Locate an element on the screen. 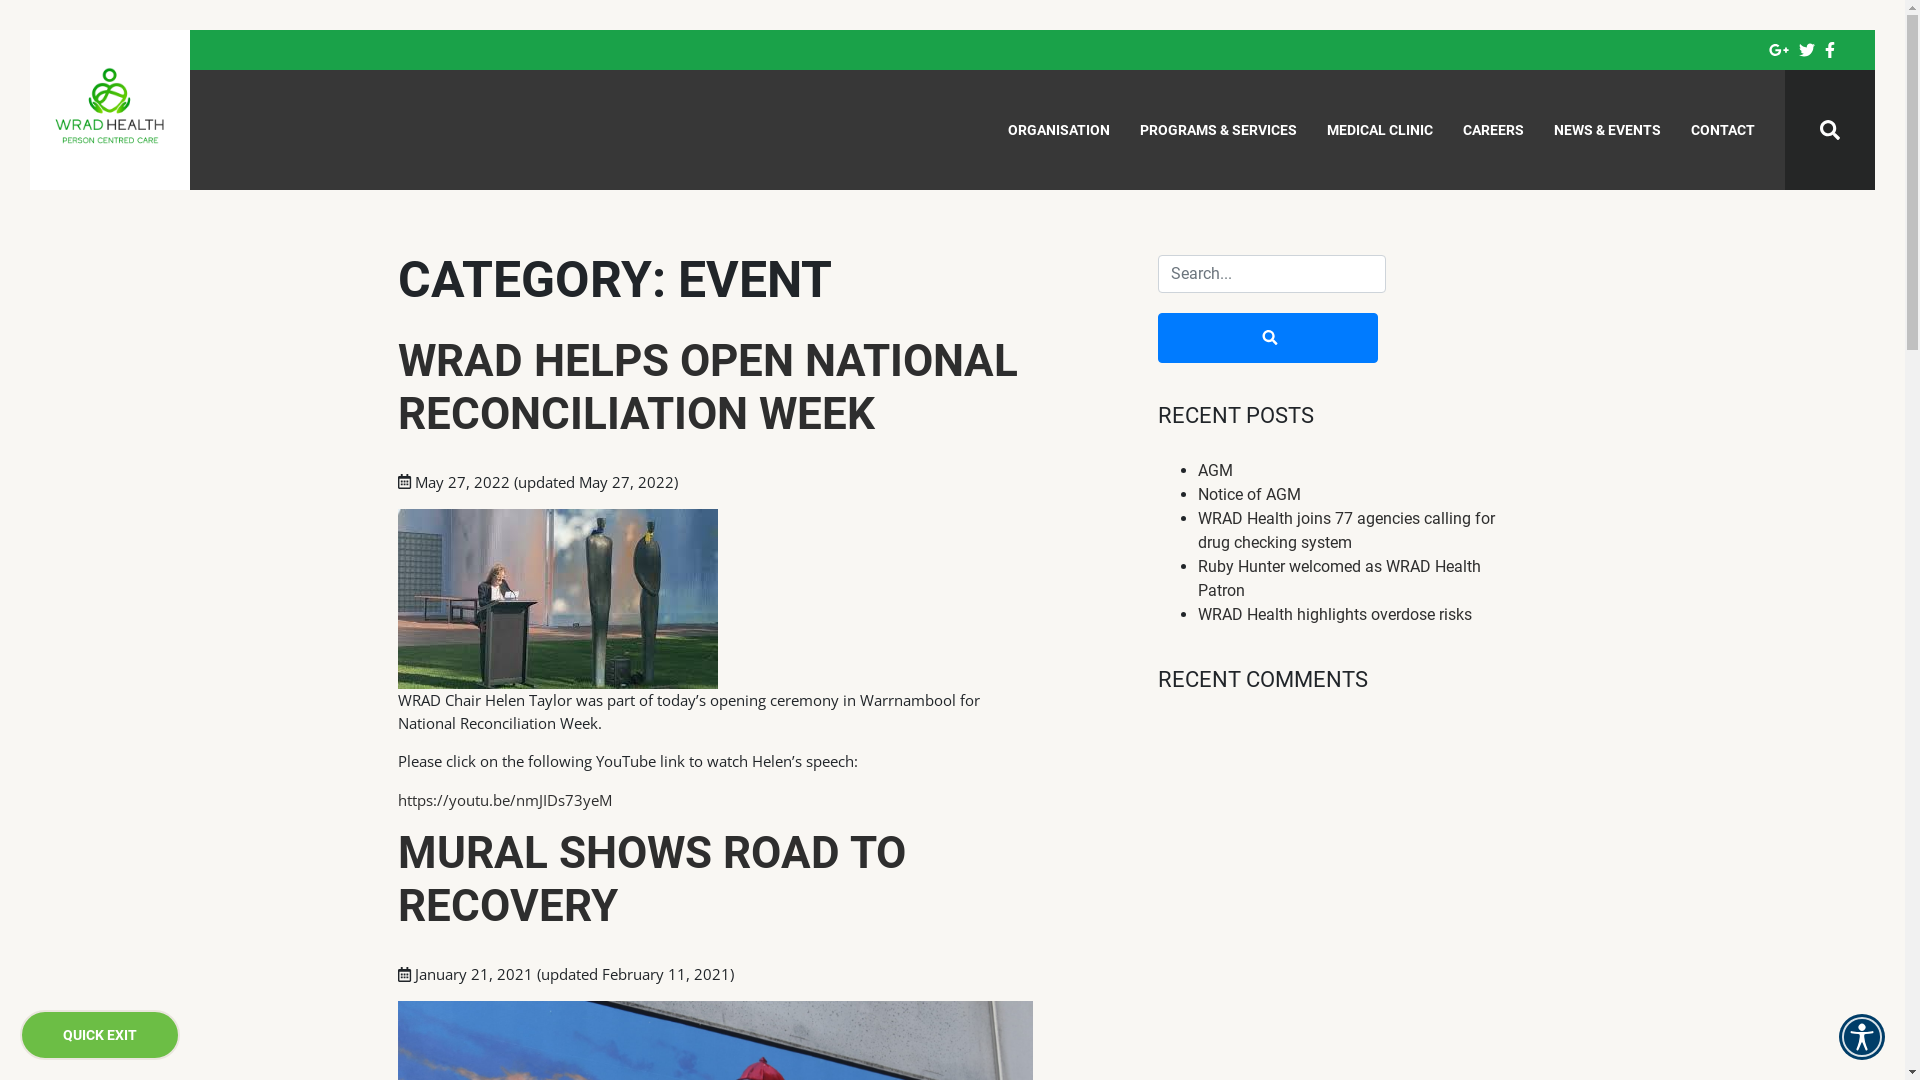  'WRAD Health highlights overdose risks' is located at coordinates (1334, 613).